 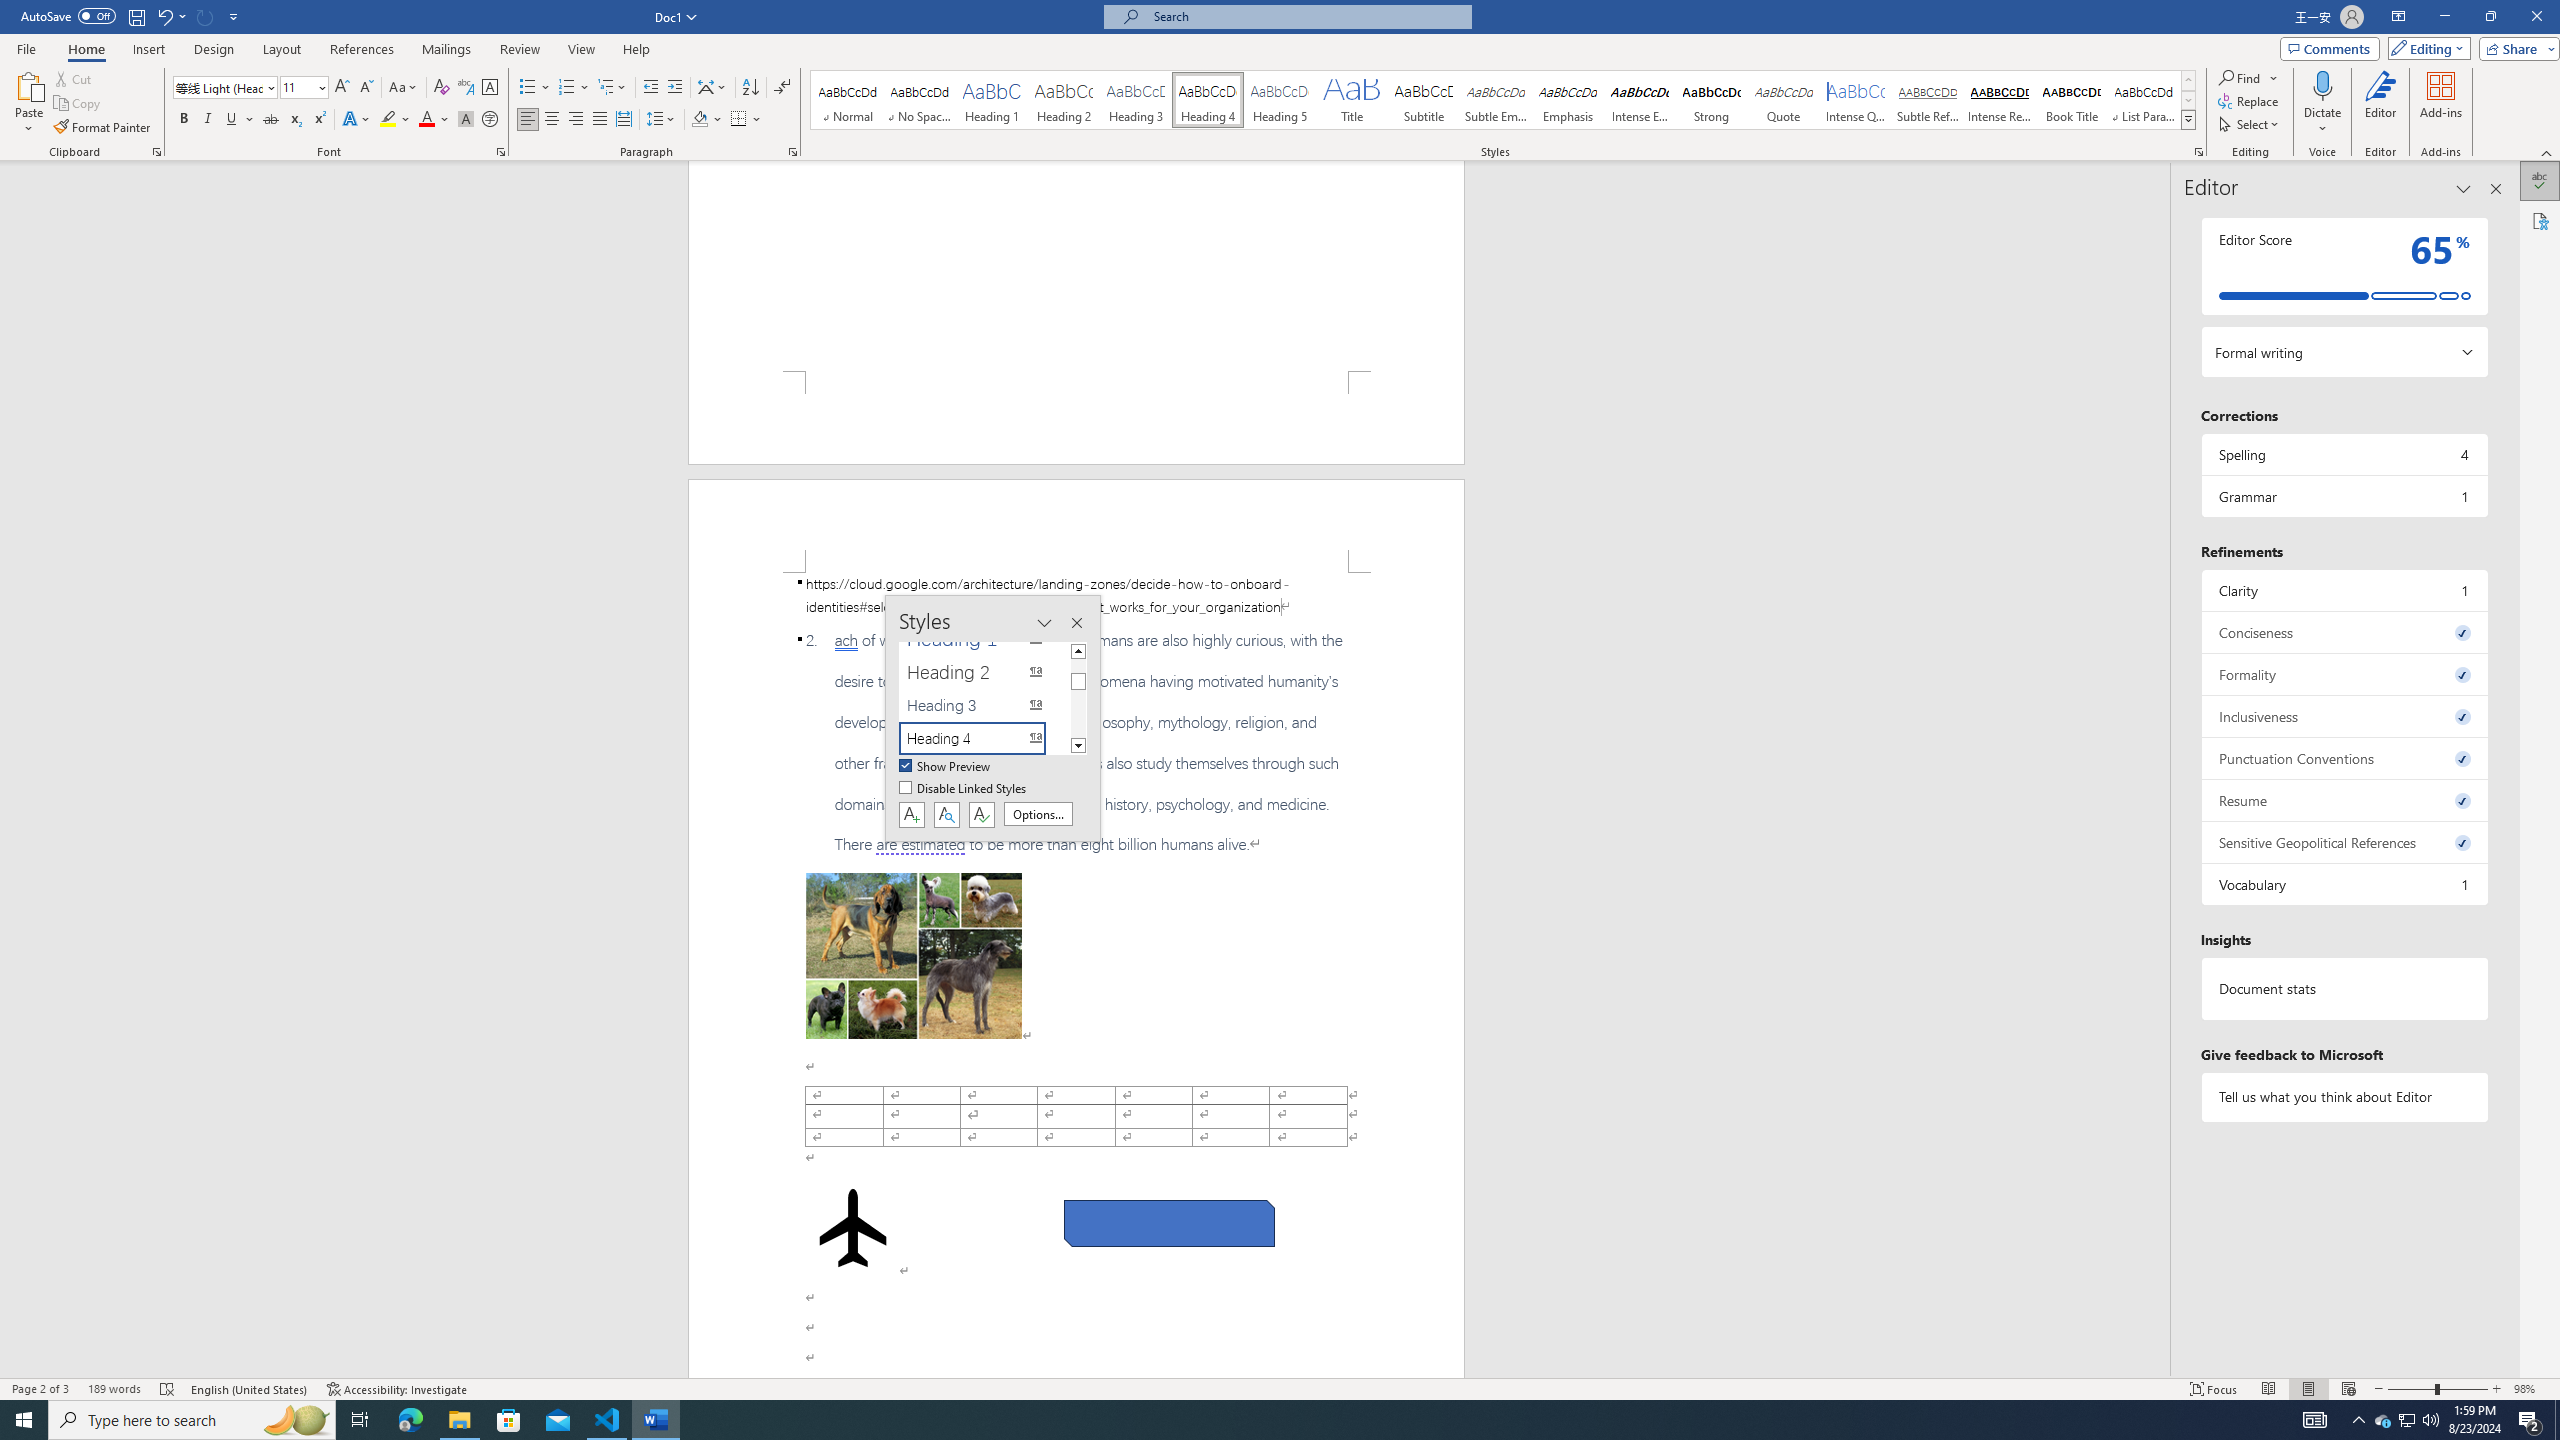 I want to click on 'Intense Reference', so click(x=1998, y=99).